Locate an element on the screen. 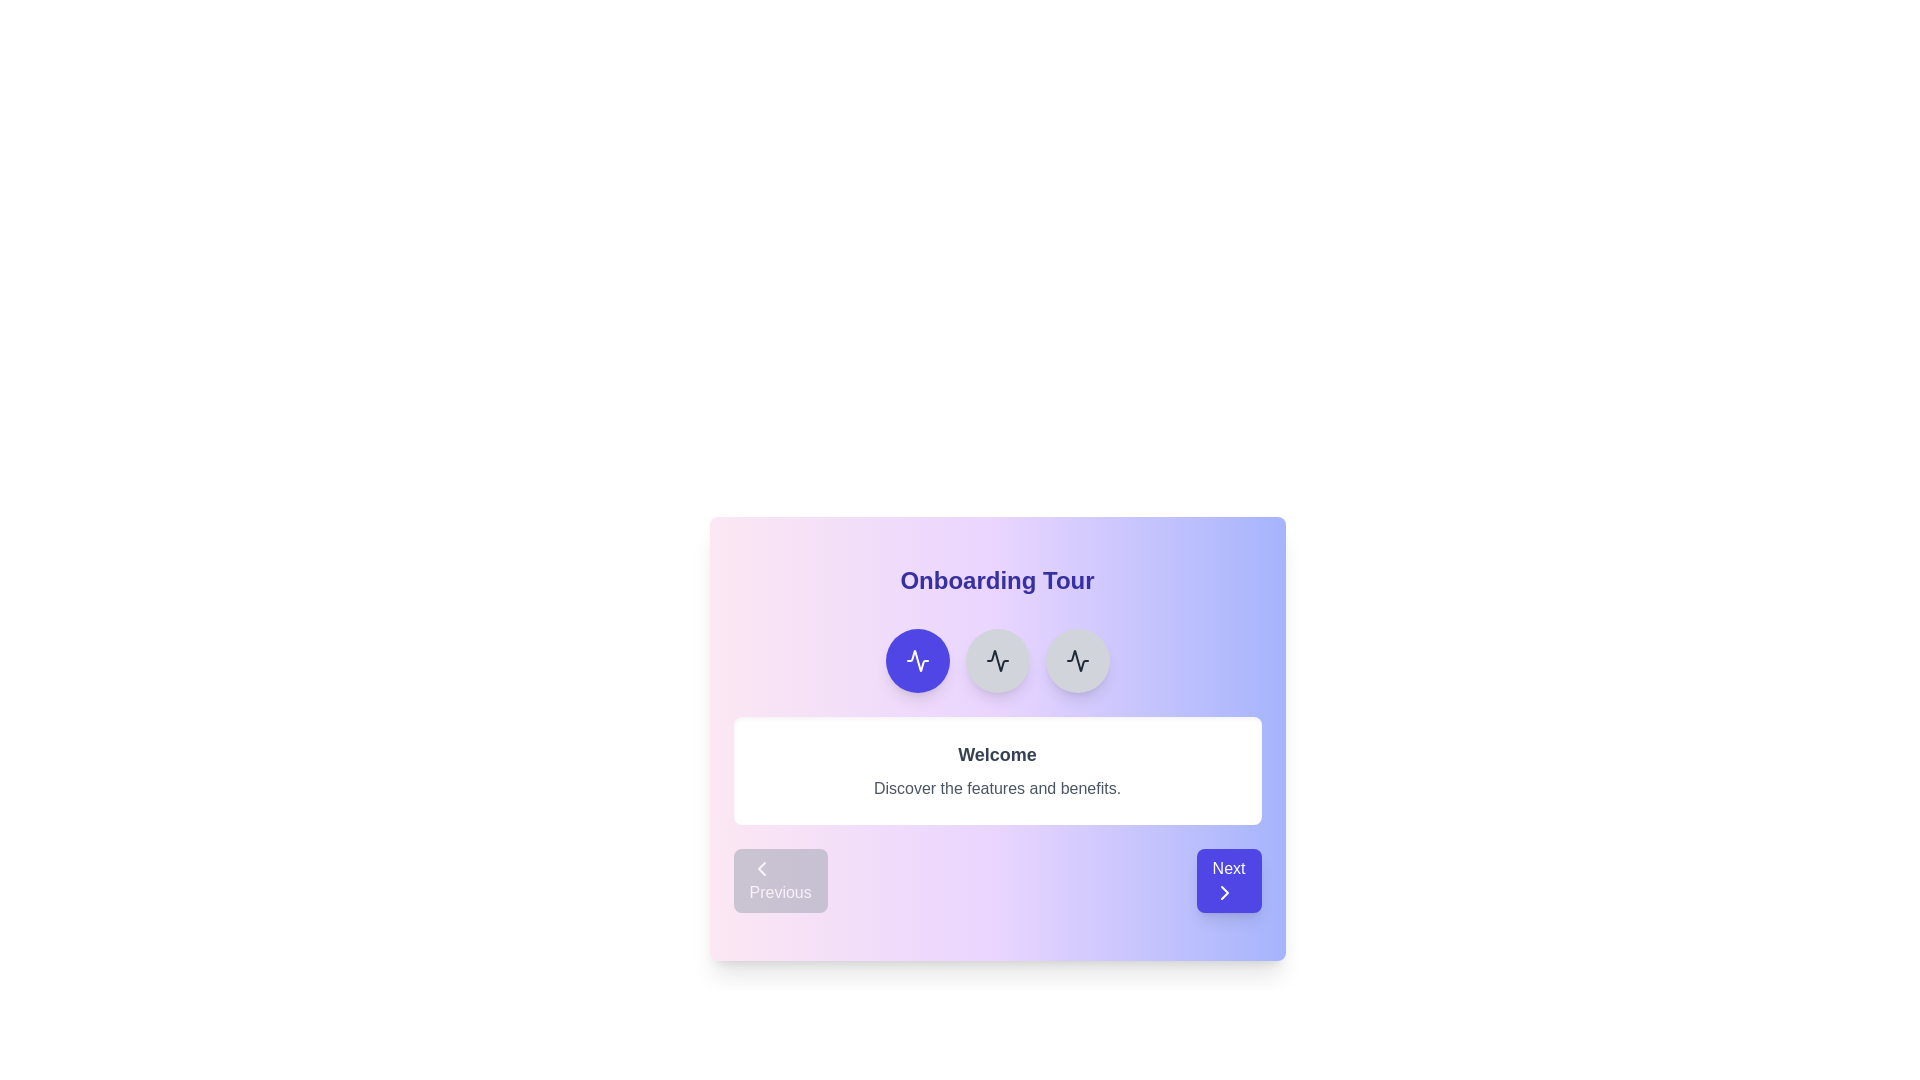 This screenshot has width=1920, height=1080. the inactive or neutral state button located between a purple button with a white waveform icon and a gray button with a black waveform icon, which is part of a stepper component in an onboarding process is located at coordinates (997, 660).